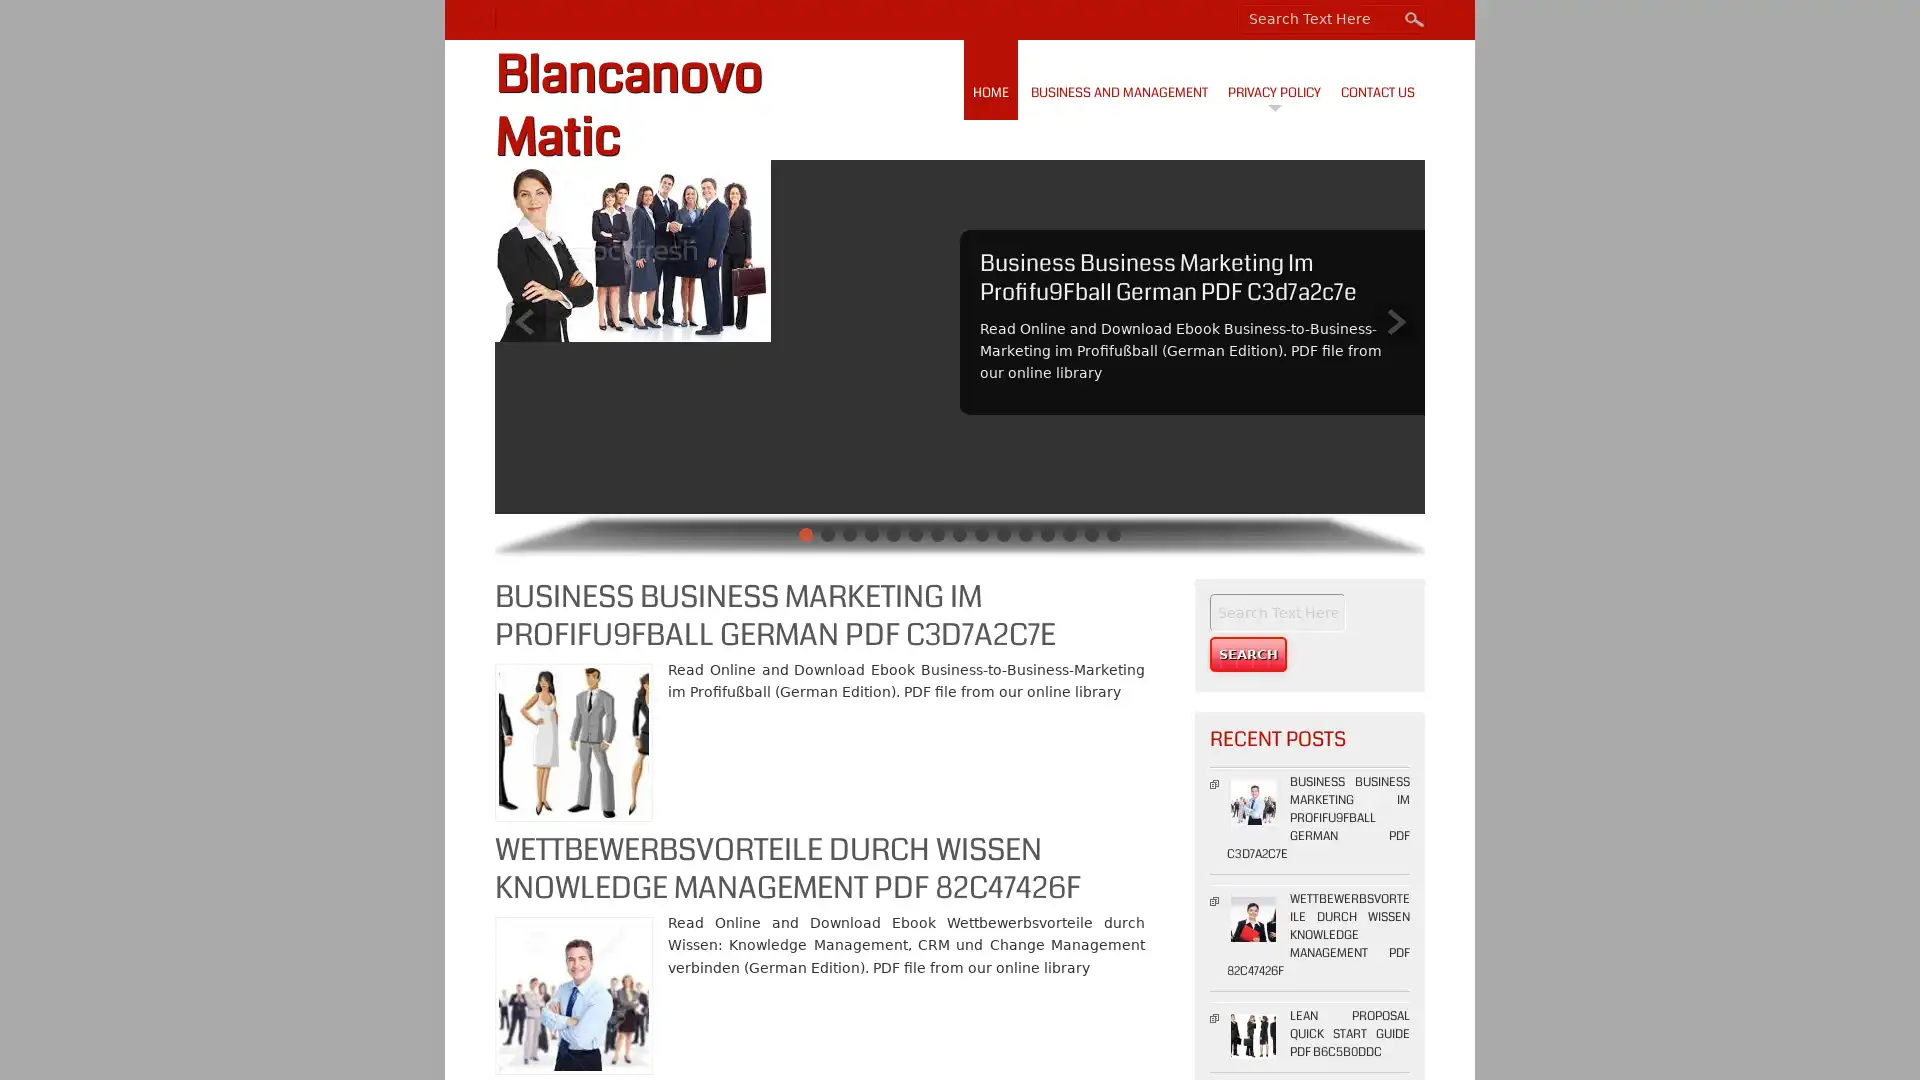 The image size is (1920, 1080). I want to click on Search, so click(1247, 654).